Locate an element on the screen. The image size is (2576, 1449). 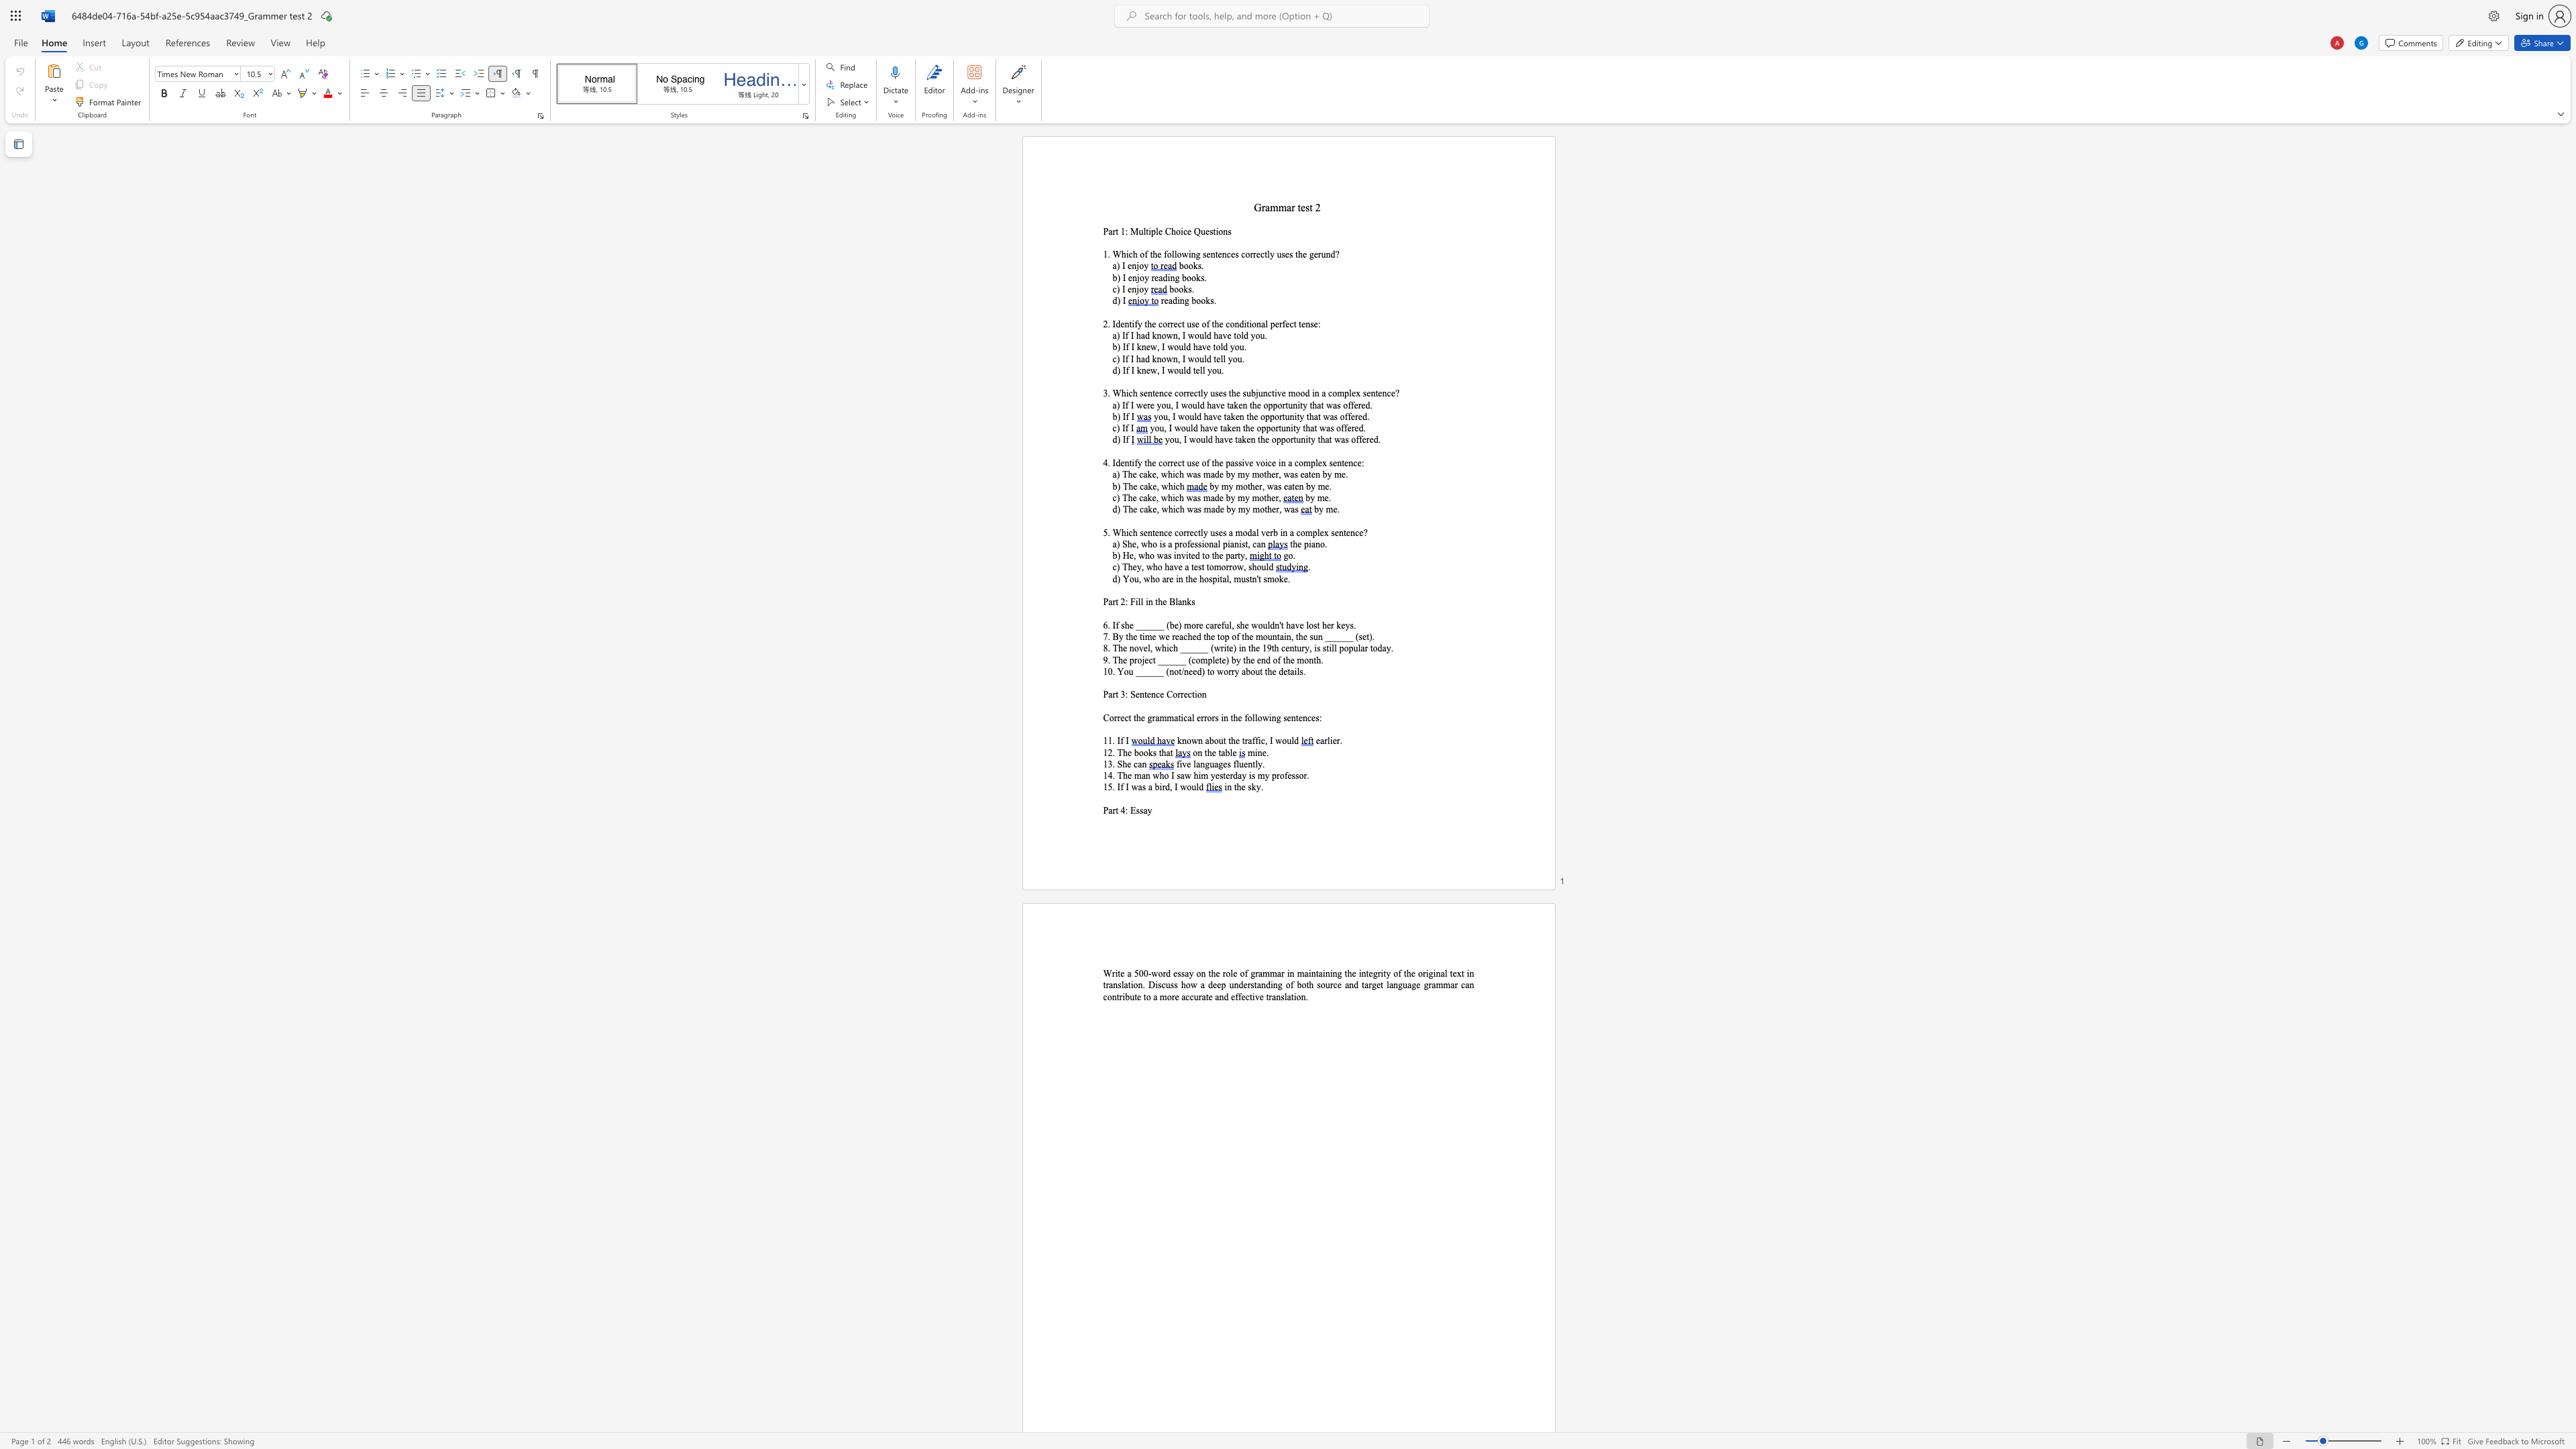
the space between the continuous character "i" and "a" in the text is located at coordinates (1230, 543).